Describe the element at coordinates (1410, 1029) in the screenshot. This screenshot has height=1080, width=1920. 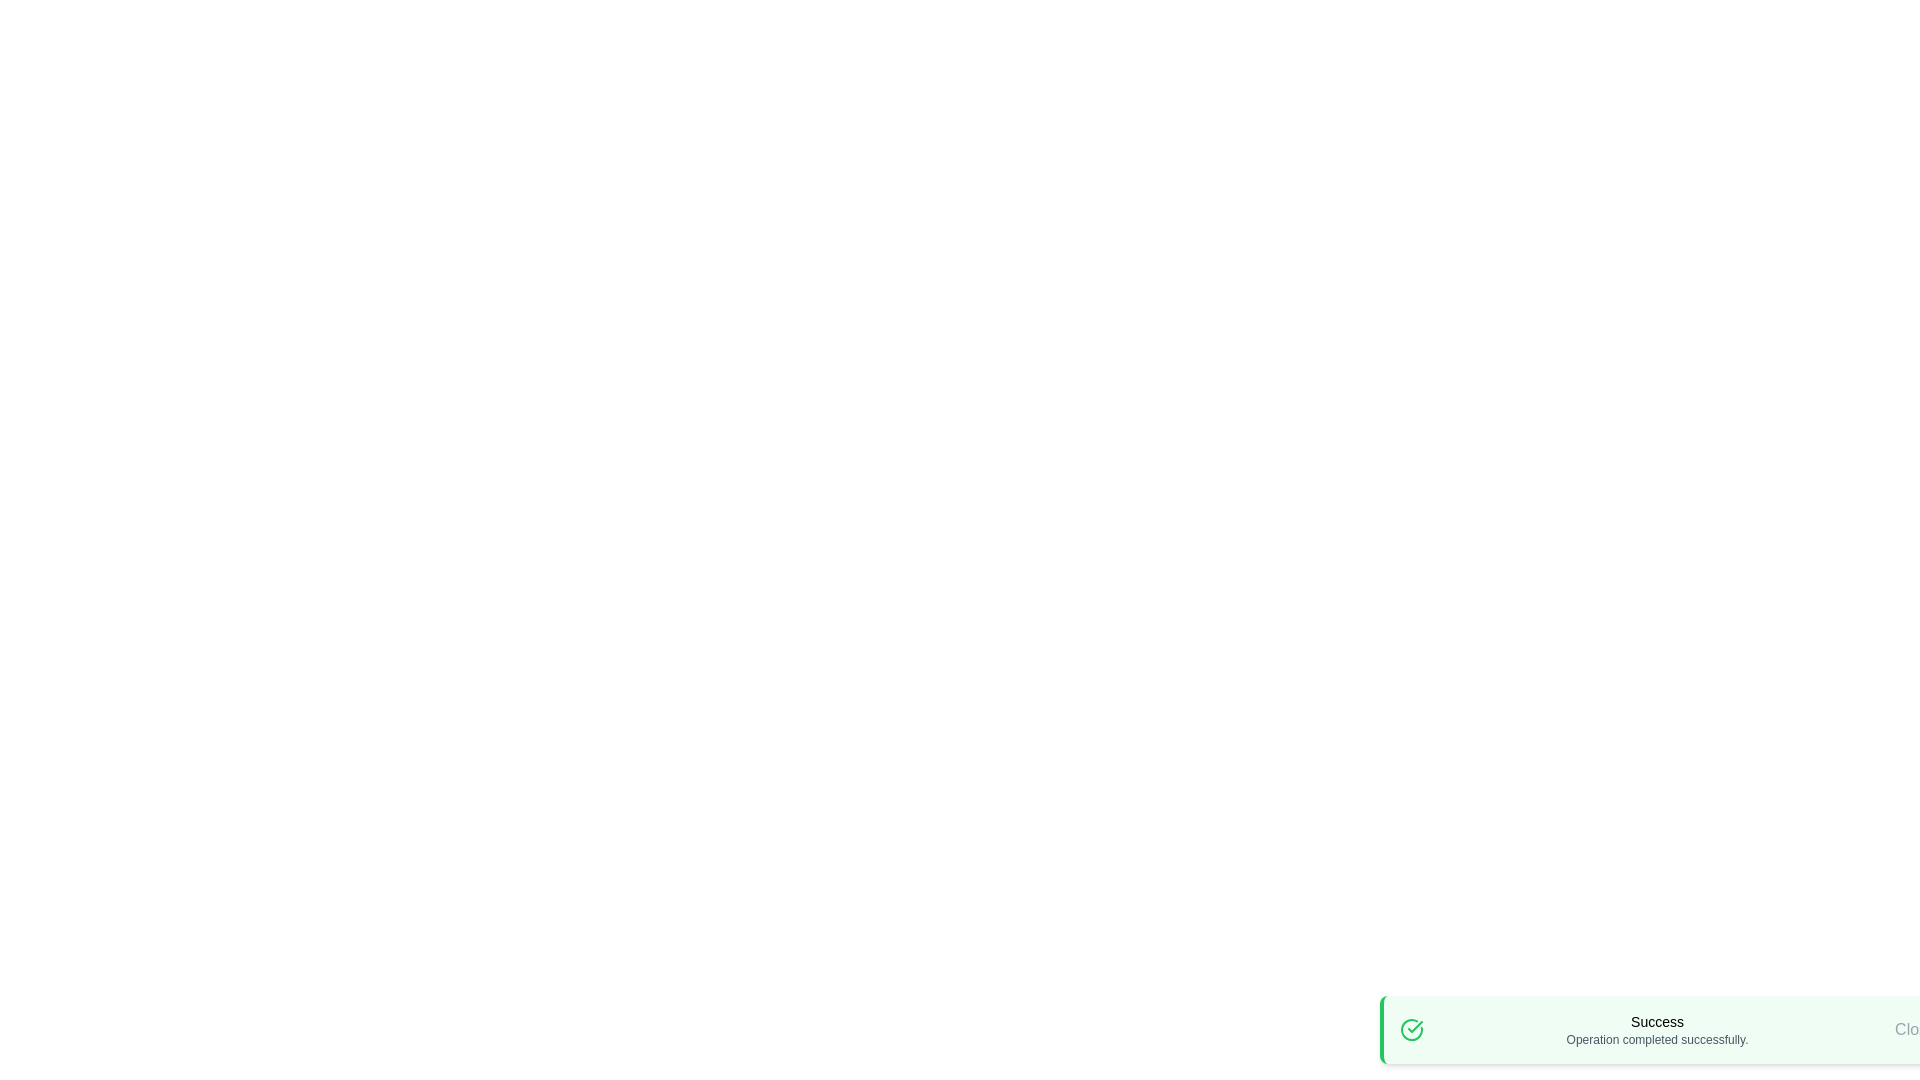
I see `the icon located at the left side of the green-outlined success notification box, which provides positive feedback to the user` at that location.